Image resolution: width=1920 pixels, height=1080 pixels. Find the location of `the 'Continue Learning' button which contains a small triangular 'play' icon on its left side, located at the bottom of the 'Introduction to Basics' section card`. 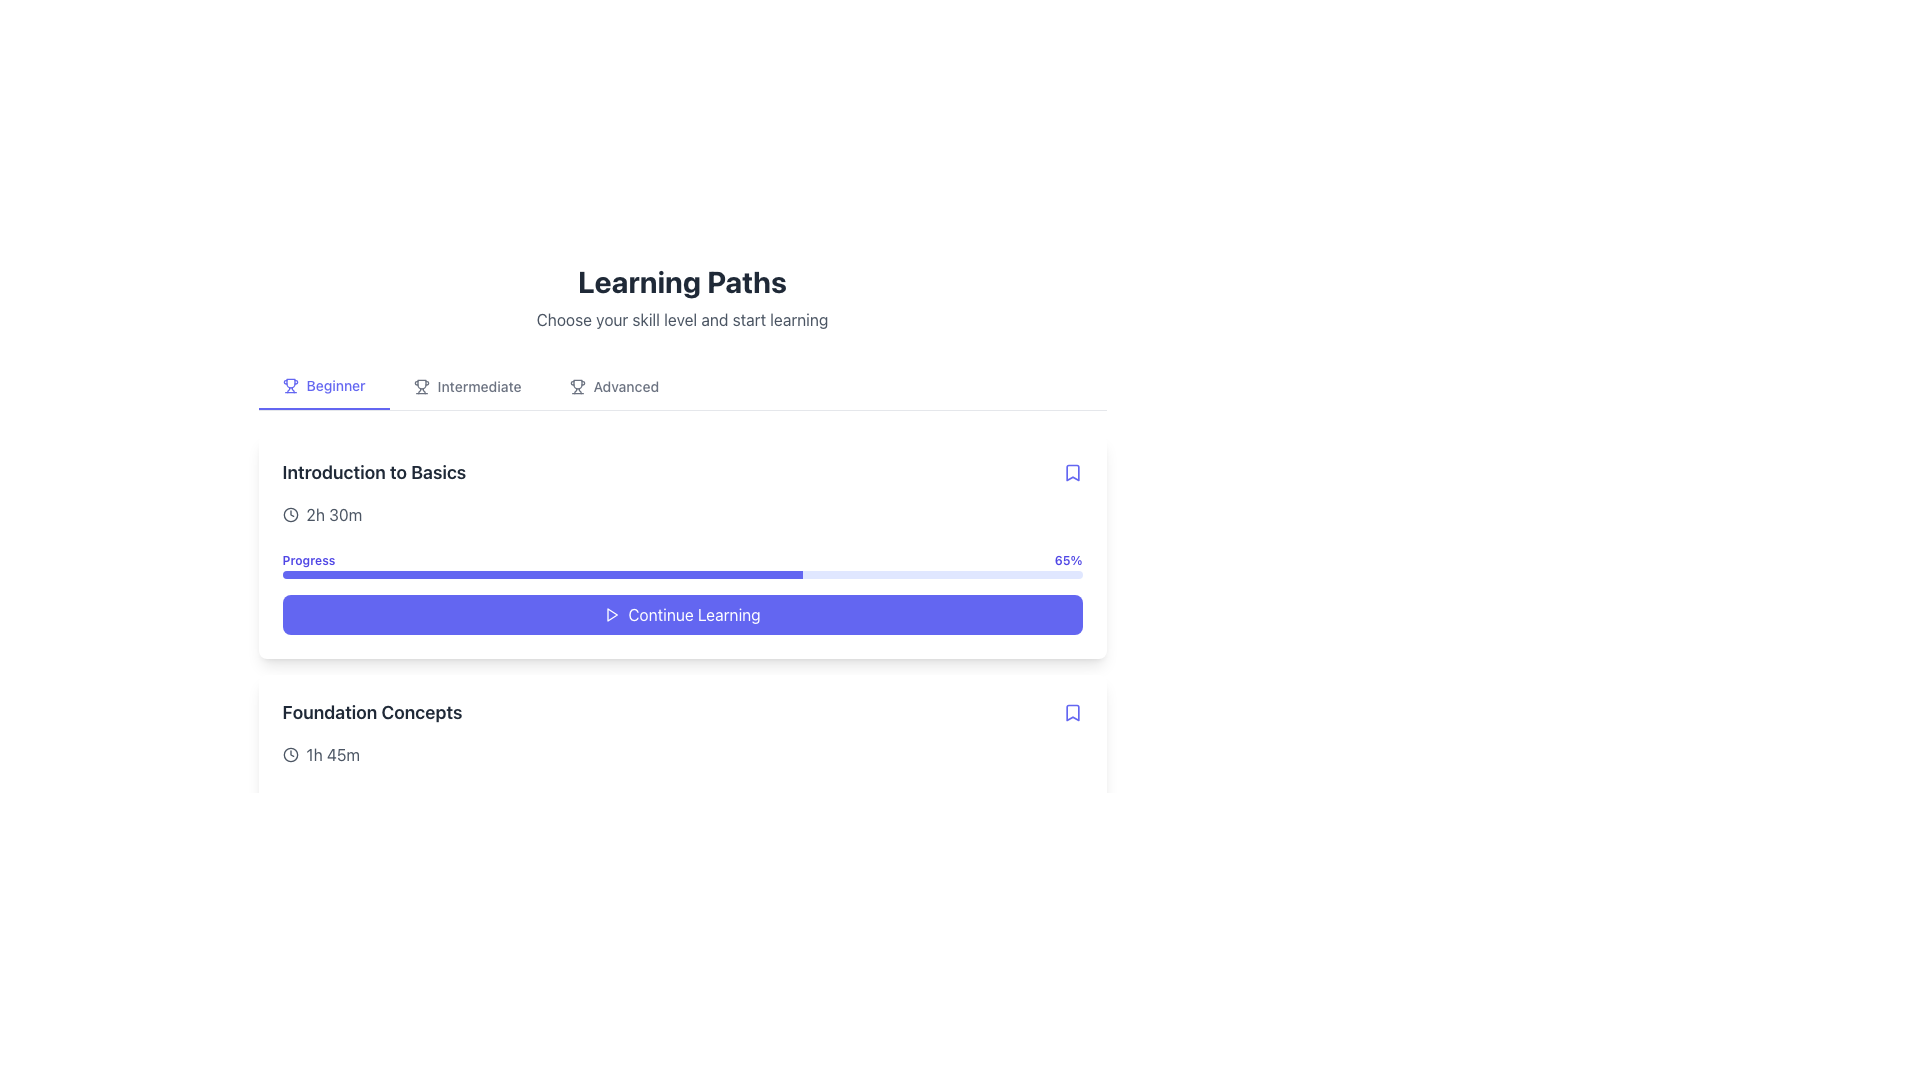

the 'Continue Learning' button which contains a small triangular 'play' icon on its left side, located at the bottom of the 'Introduction to Basics' section card is located at coordinates (611, 613).